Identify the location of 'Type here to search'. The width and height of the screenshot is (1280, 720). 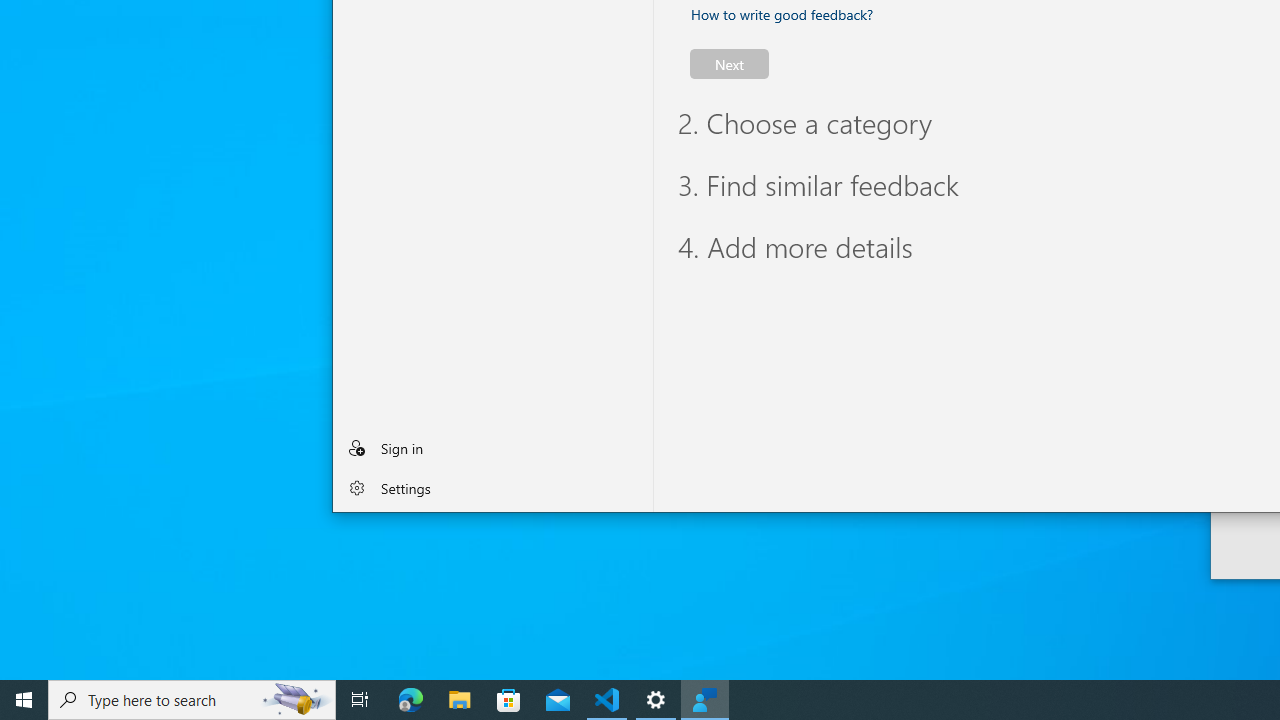
(192, 698).